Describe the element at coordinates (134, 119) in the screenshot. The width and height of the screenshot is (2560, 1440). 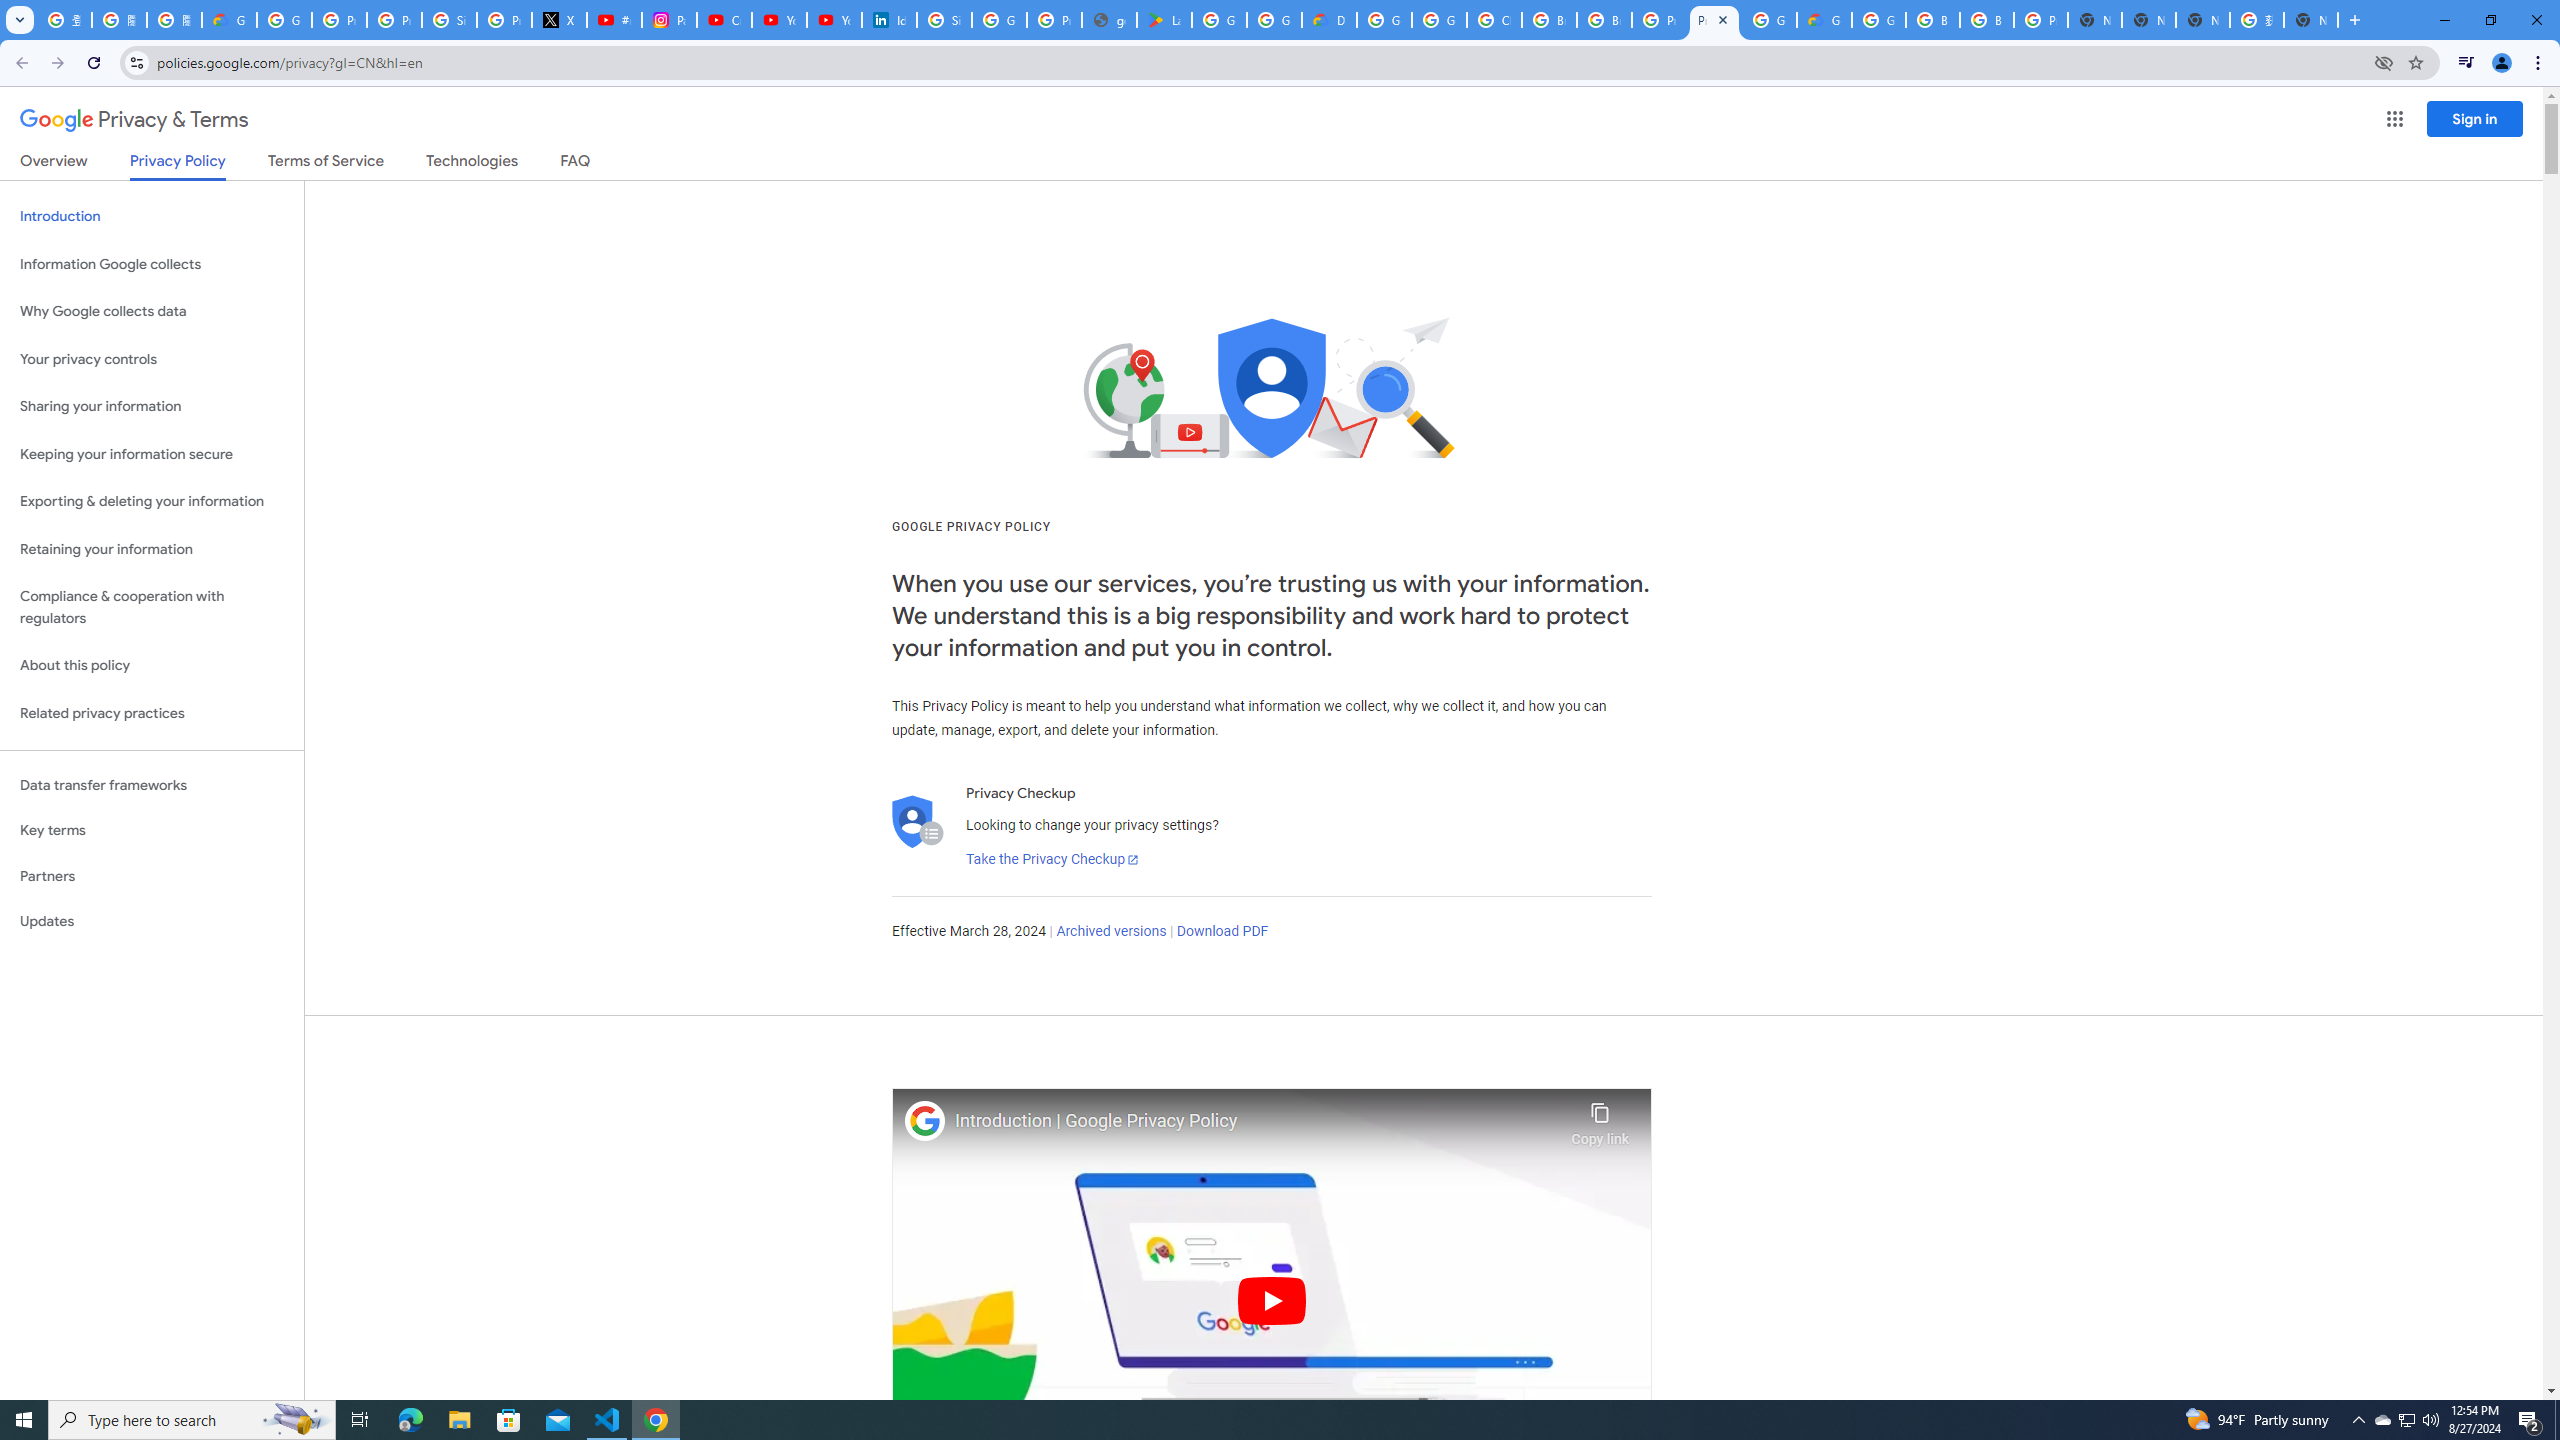
I see `'Privacy & Terms'` at that location.